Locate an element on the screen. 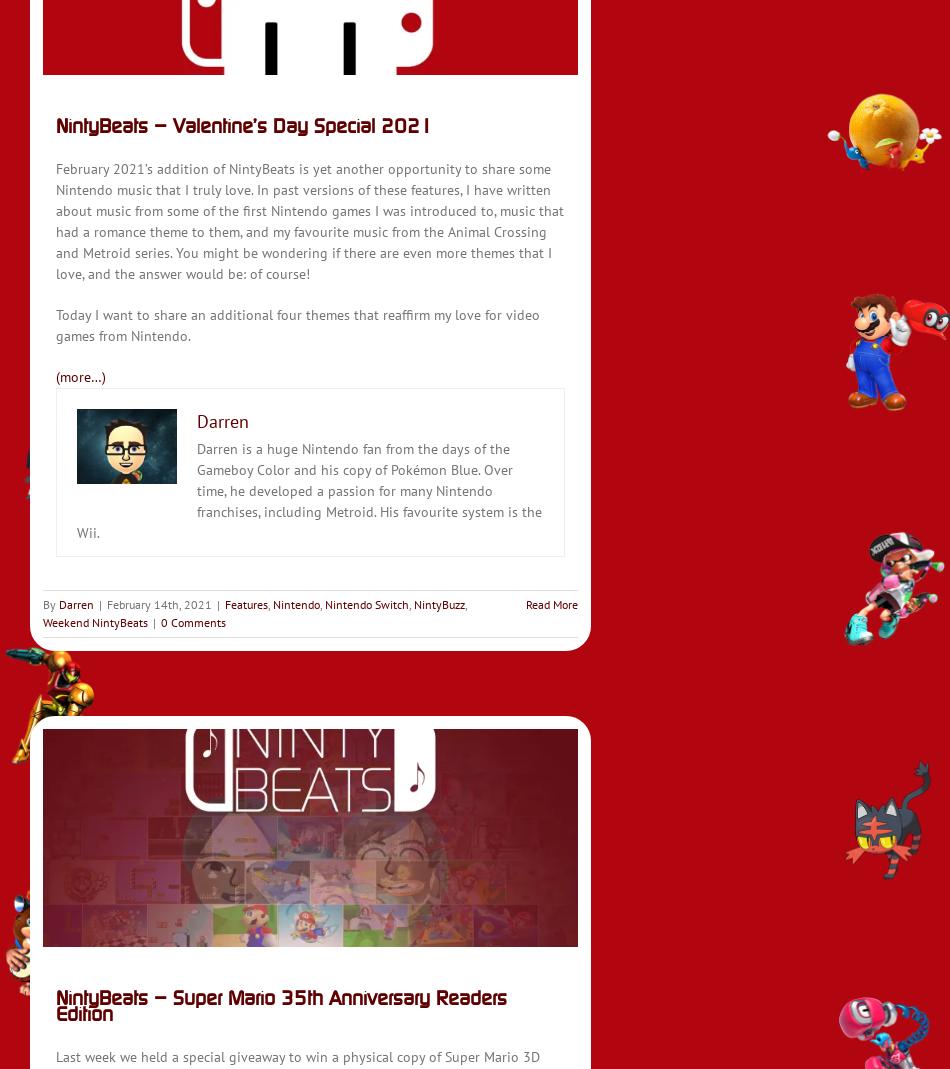 The height and width of the screenshot is (1069, 950). '(more…)' is located at coordinates (81, 377).